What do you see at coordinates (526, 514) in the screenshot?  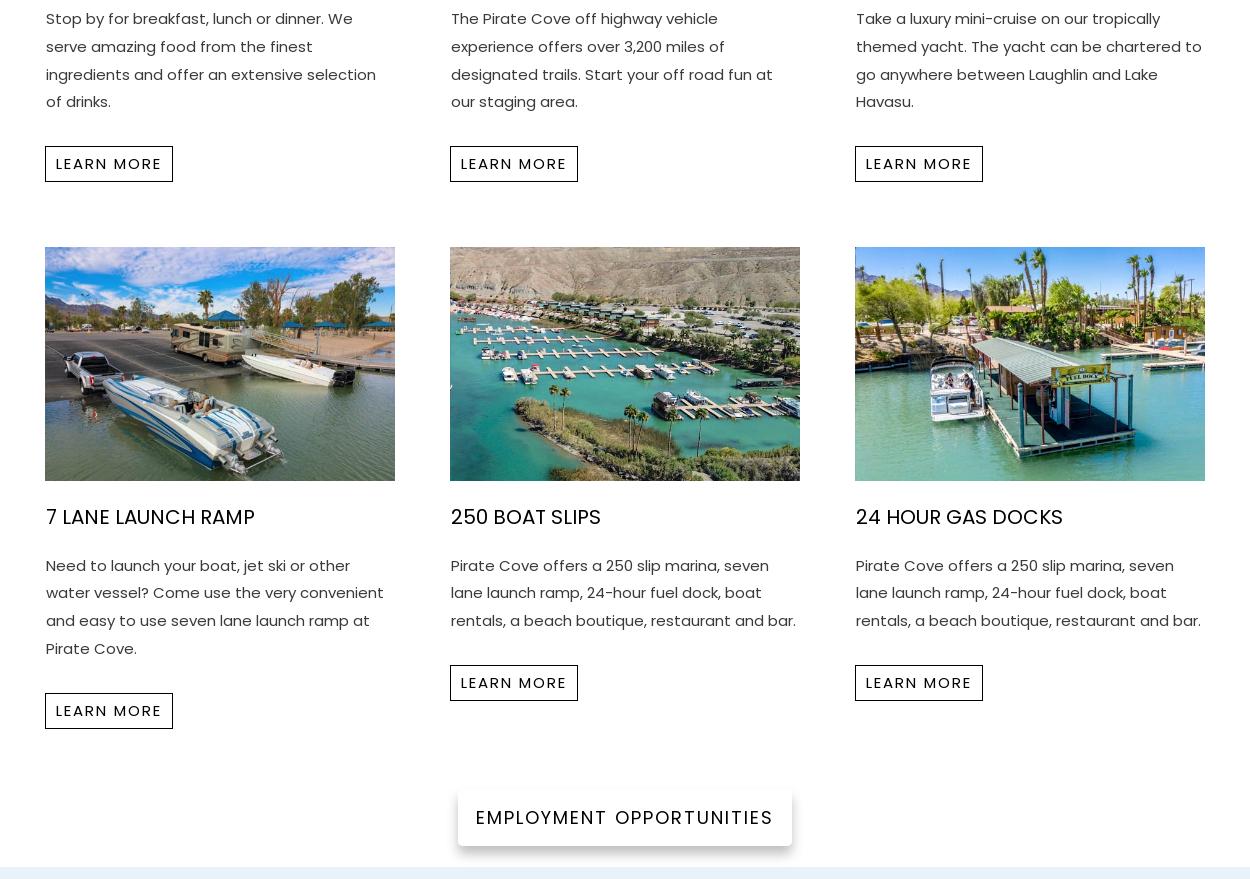 I see `'250 Boat Slips'` at bounding box center [526, 514].